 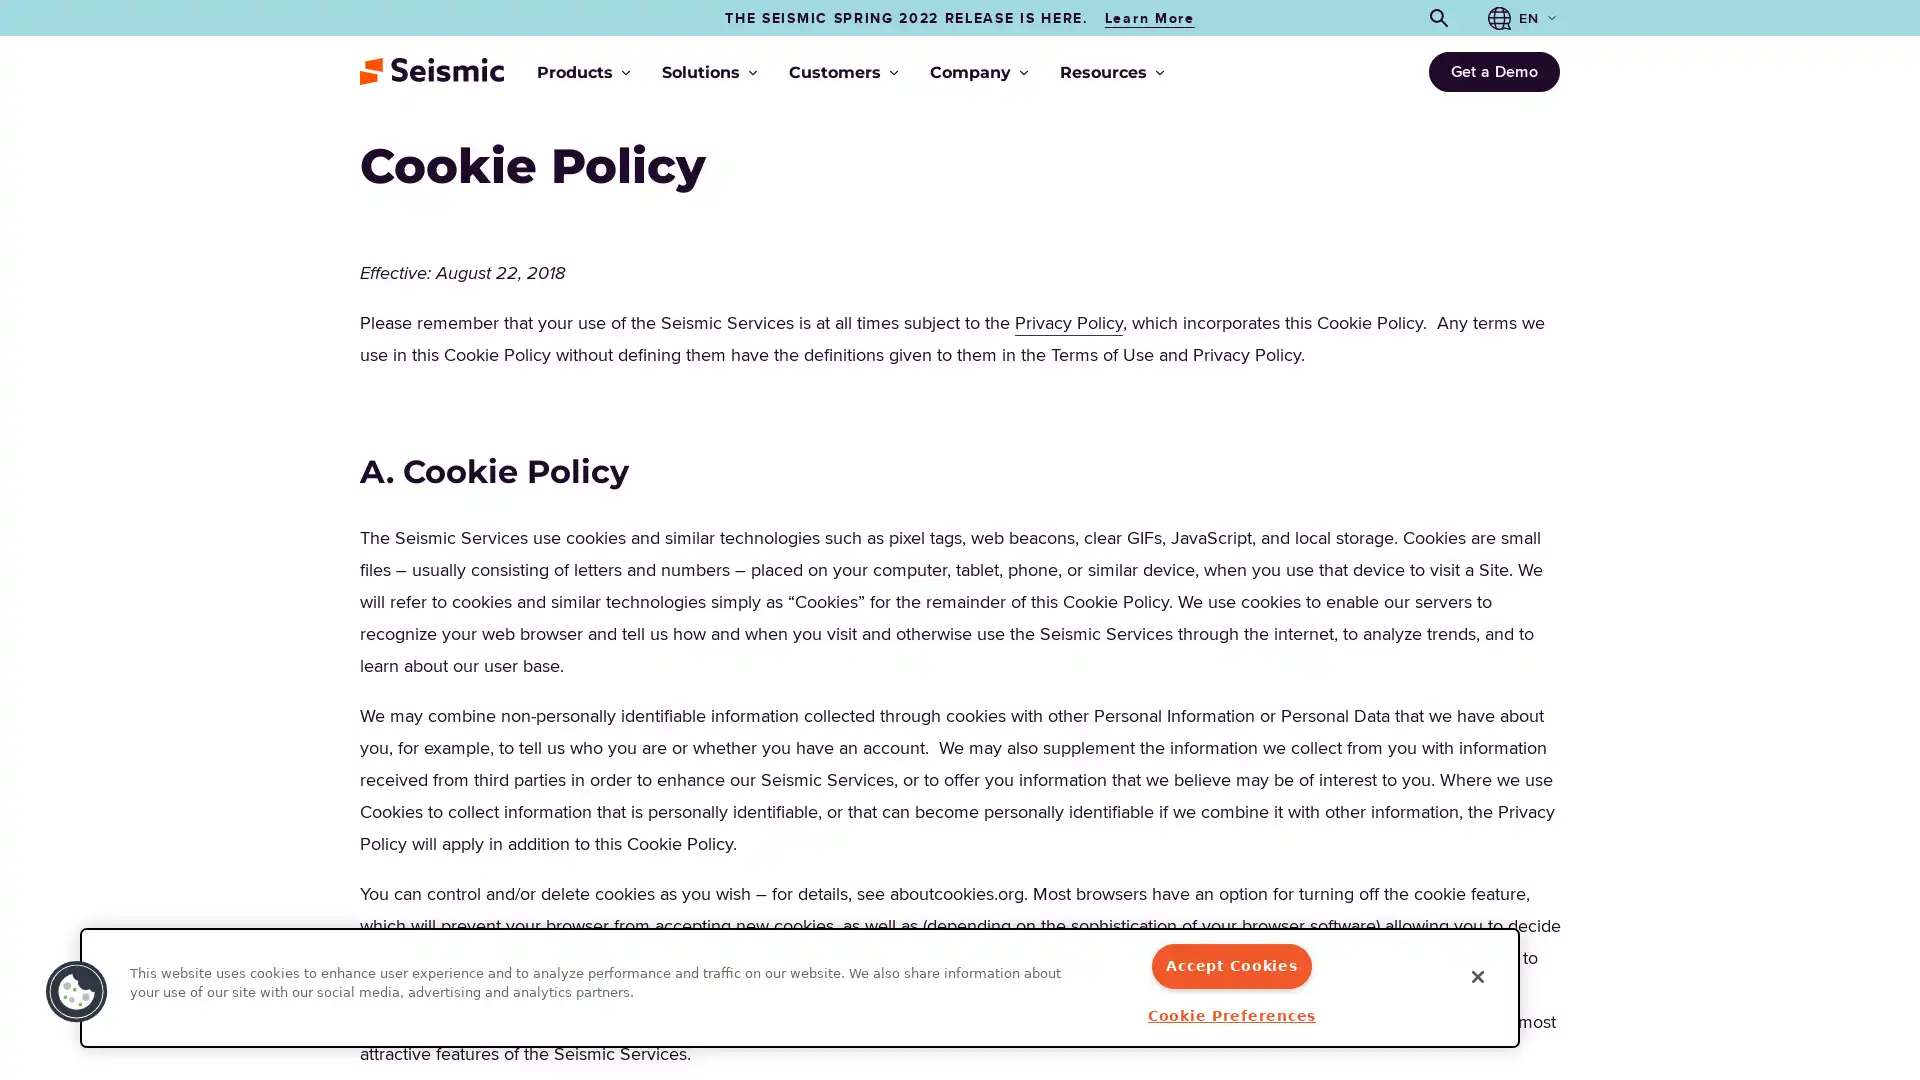 I want to click on Customers, so click(x=844, y=75).